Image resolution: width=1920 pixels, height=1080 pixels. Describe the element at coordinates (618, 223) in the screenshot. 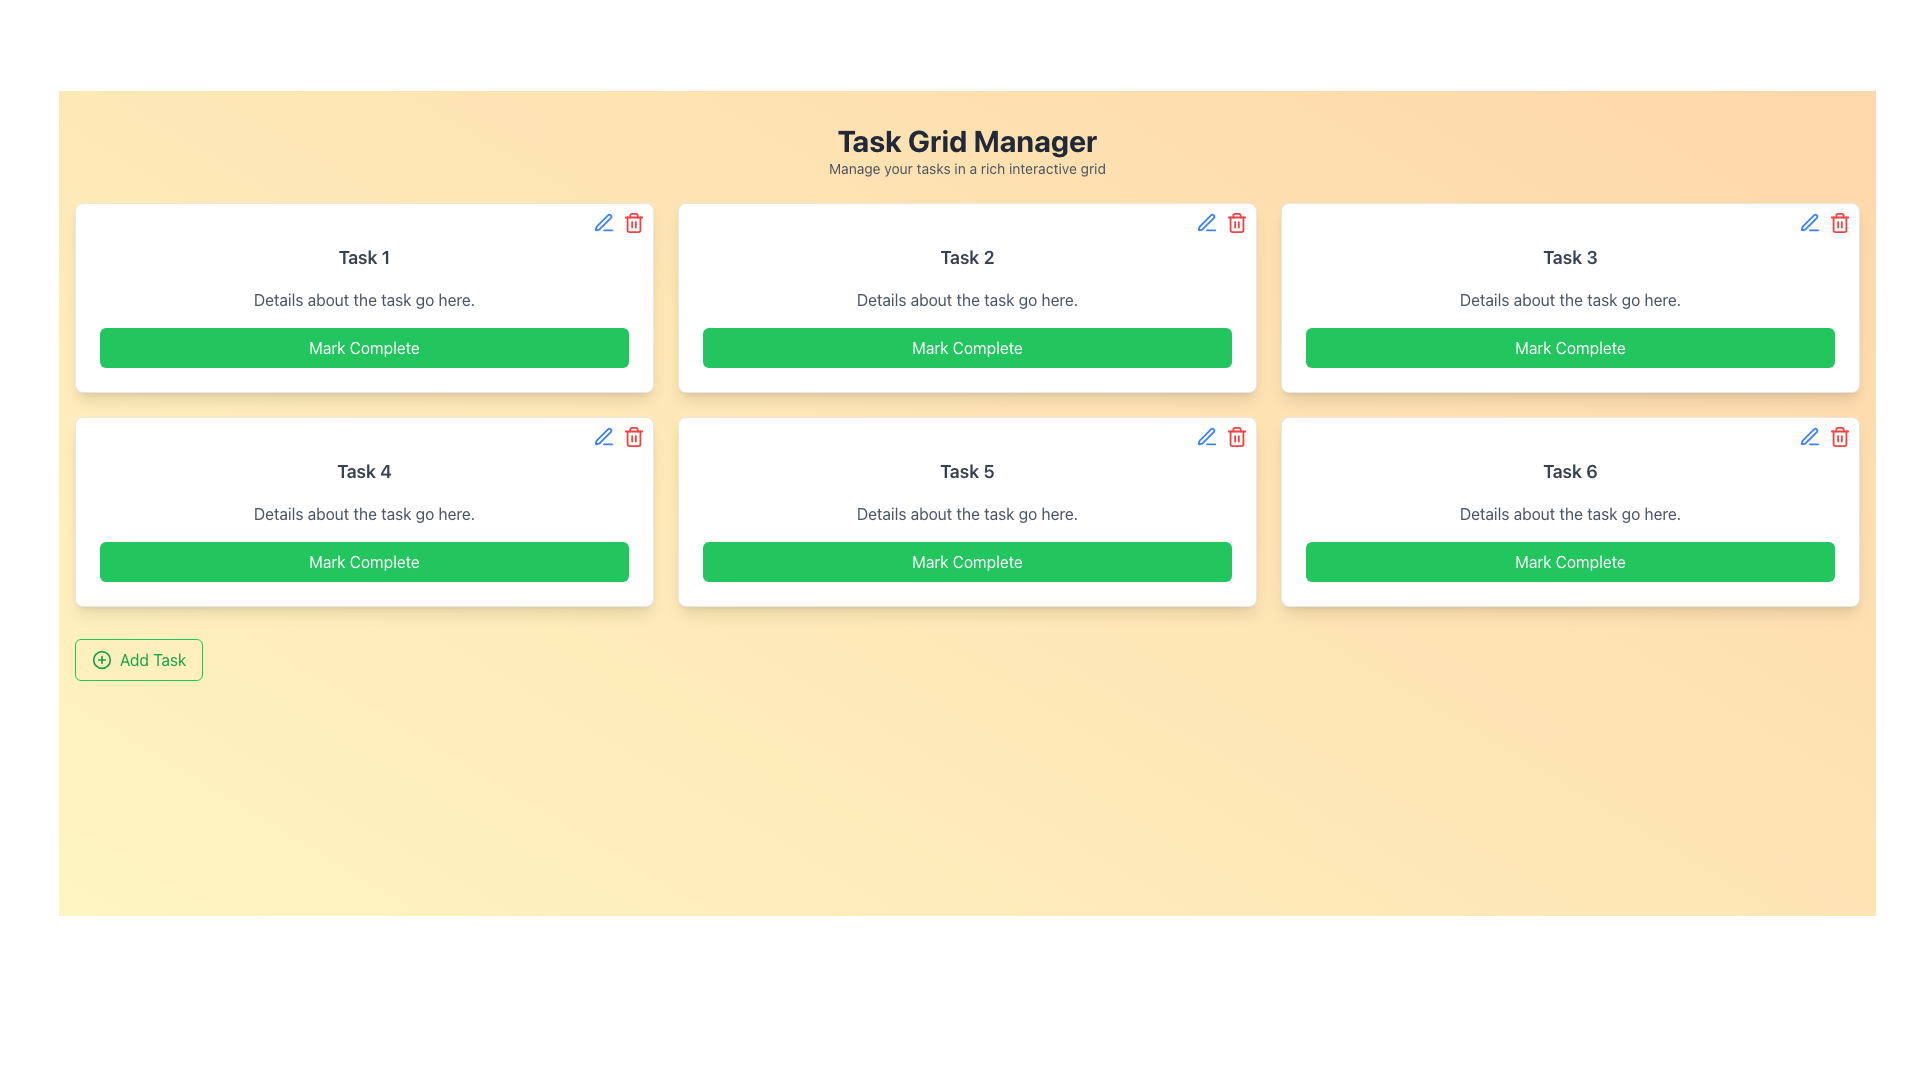

I see `the blue icon in the group of two button-like icons located at the top-right corner of the card labeled 'Task 1' to initiate the editing process` at that location.